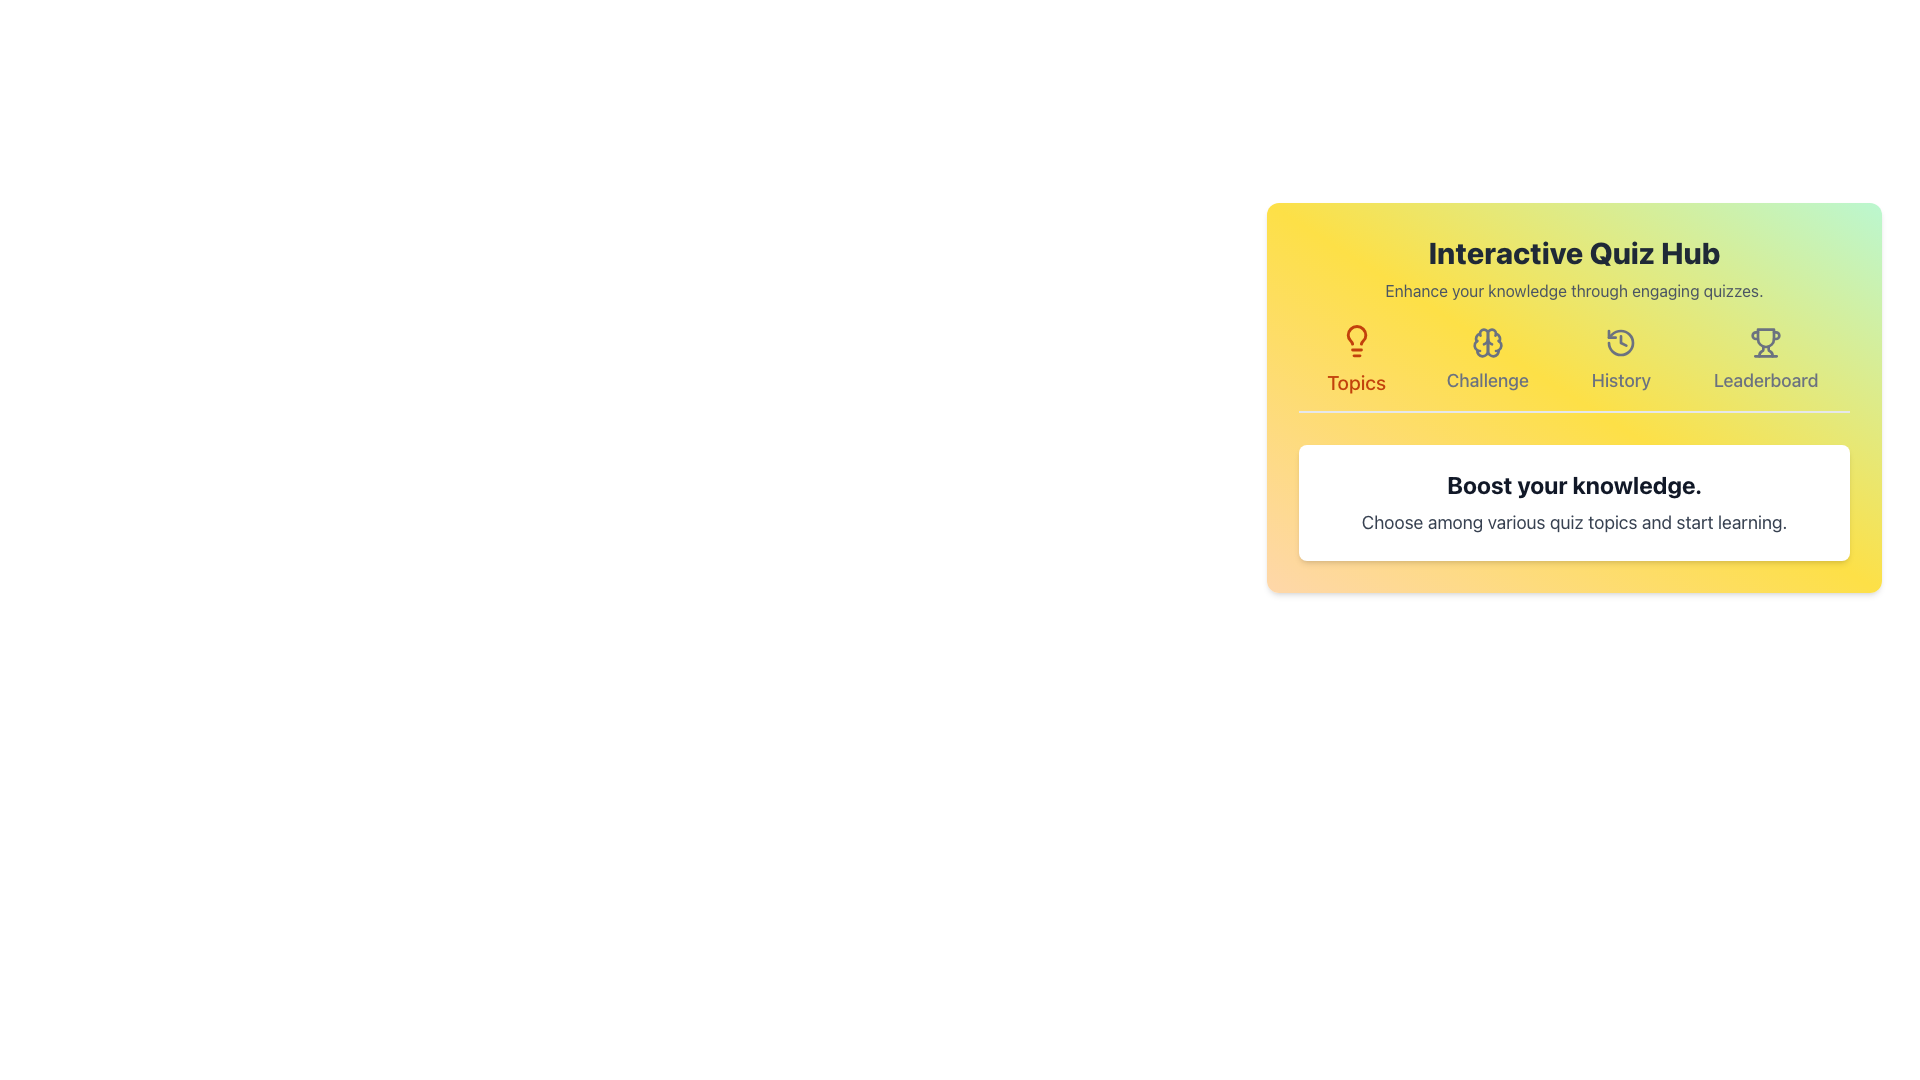  Describe the element at coordinates (1487, 342) in the screenshot. I see `SVG graphic/icon representing the 'Challenge' feature located second from the left in the row of four icons under 'Interactive Quiz Hub'` at that location.